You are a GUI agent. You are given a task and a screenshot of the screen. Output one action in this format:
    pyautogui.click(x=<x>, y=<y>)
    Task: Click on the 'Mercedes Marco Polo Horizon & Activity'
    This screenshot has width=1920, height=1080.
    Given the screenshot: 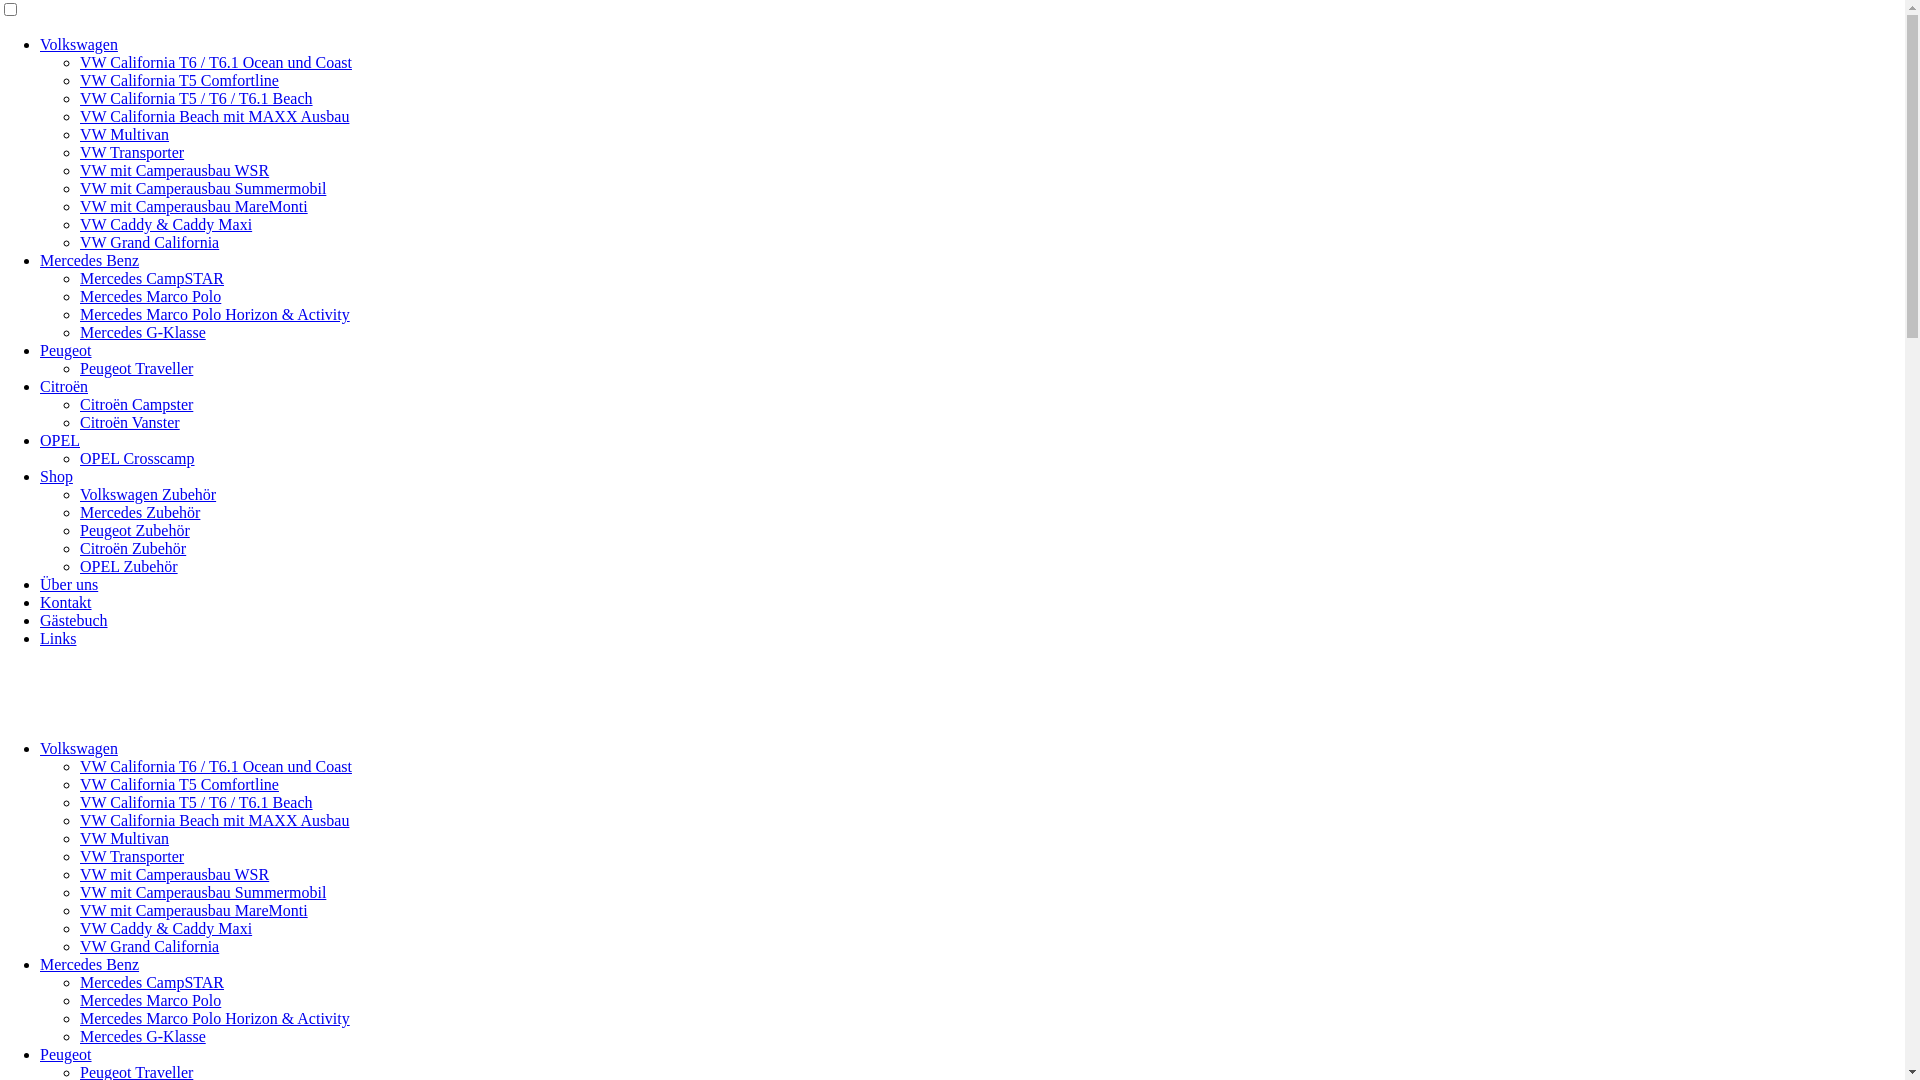 What is the action you would take?
    pyautogui.click(x=215, y=1018)
    